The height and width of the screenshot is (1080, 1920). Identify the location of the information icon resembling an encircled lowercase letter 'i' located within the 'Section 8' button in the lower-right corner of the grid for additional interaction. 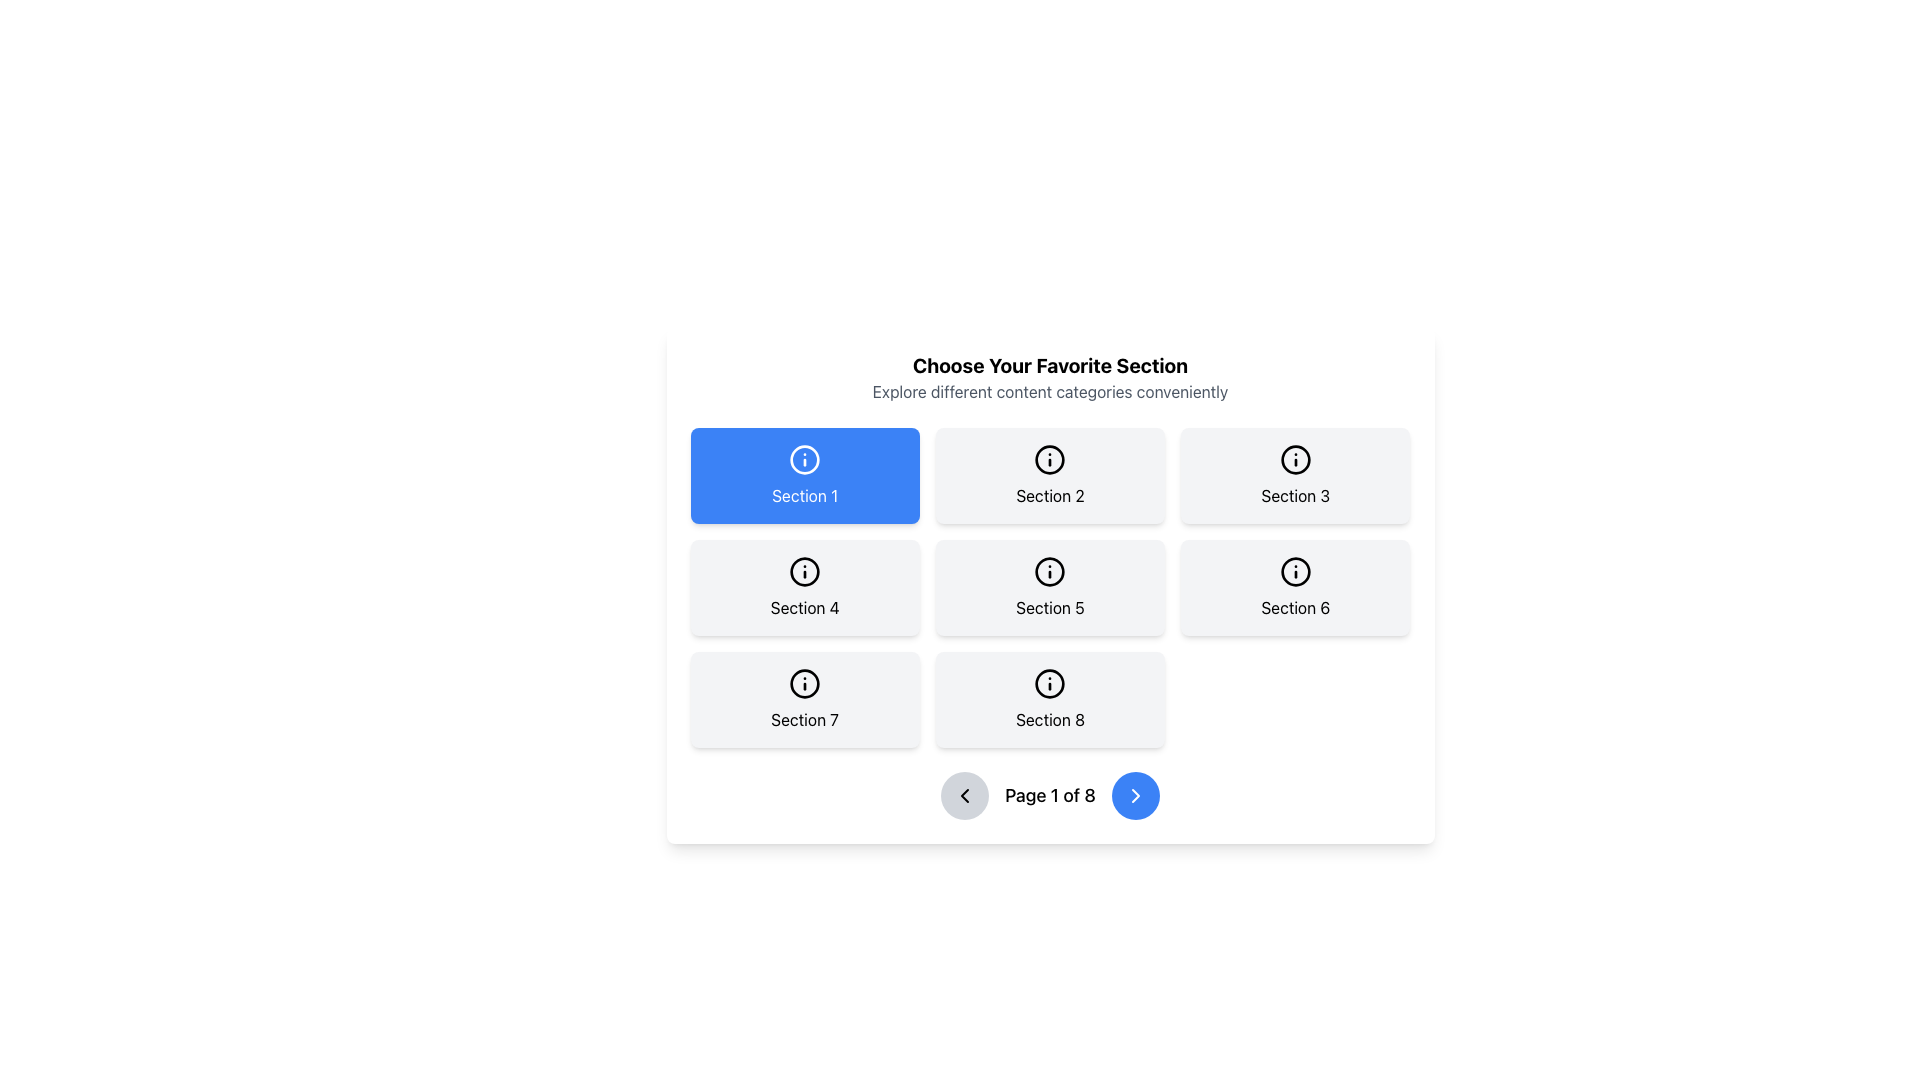
(1049, 682).